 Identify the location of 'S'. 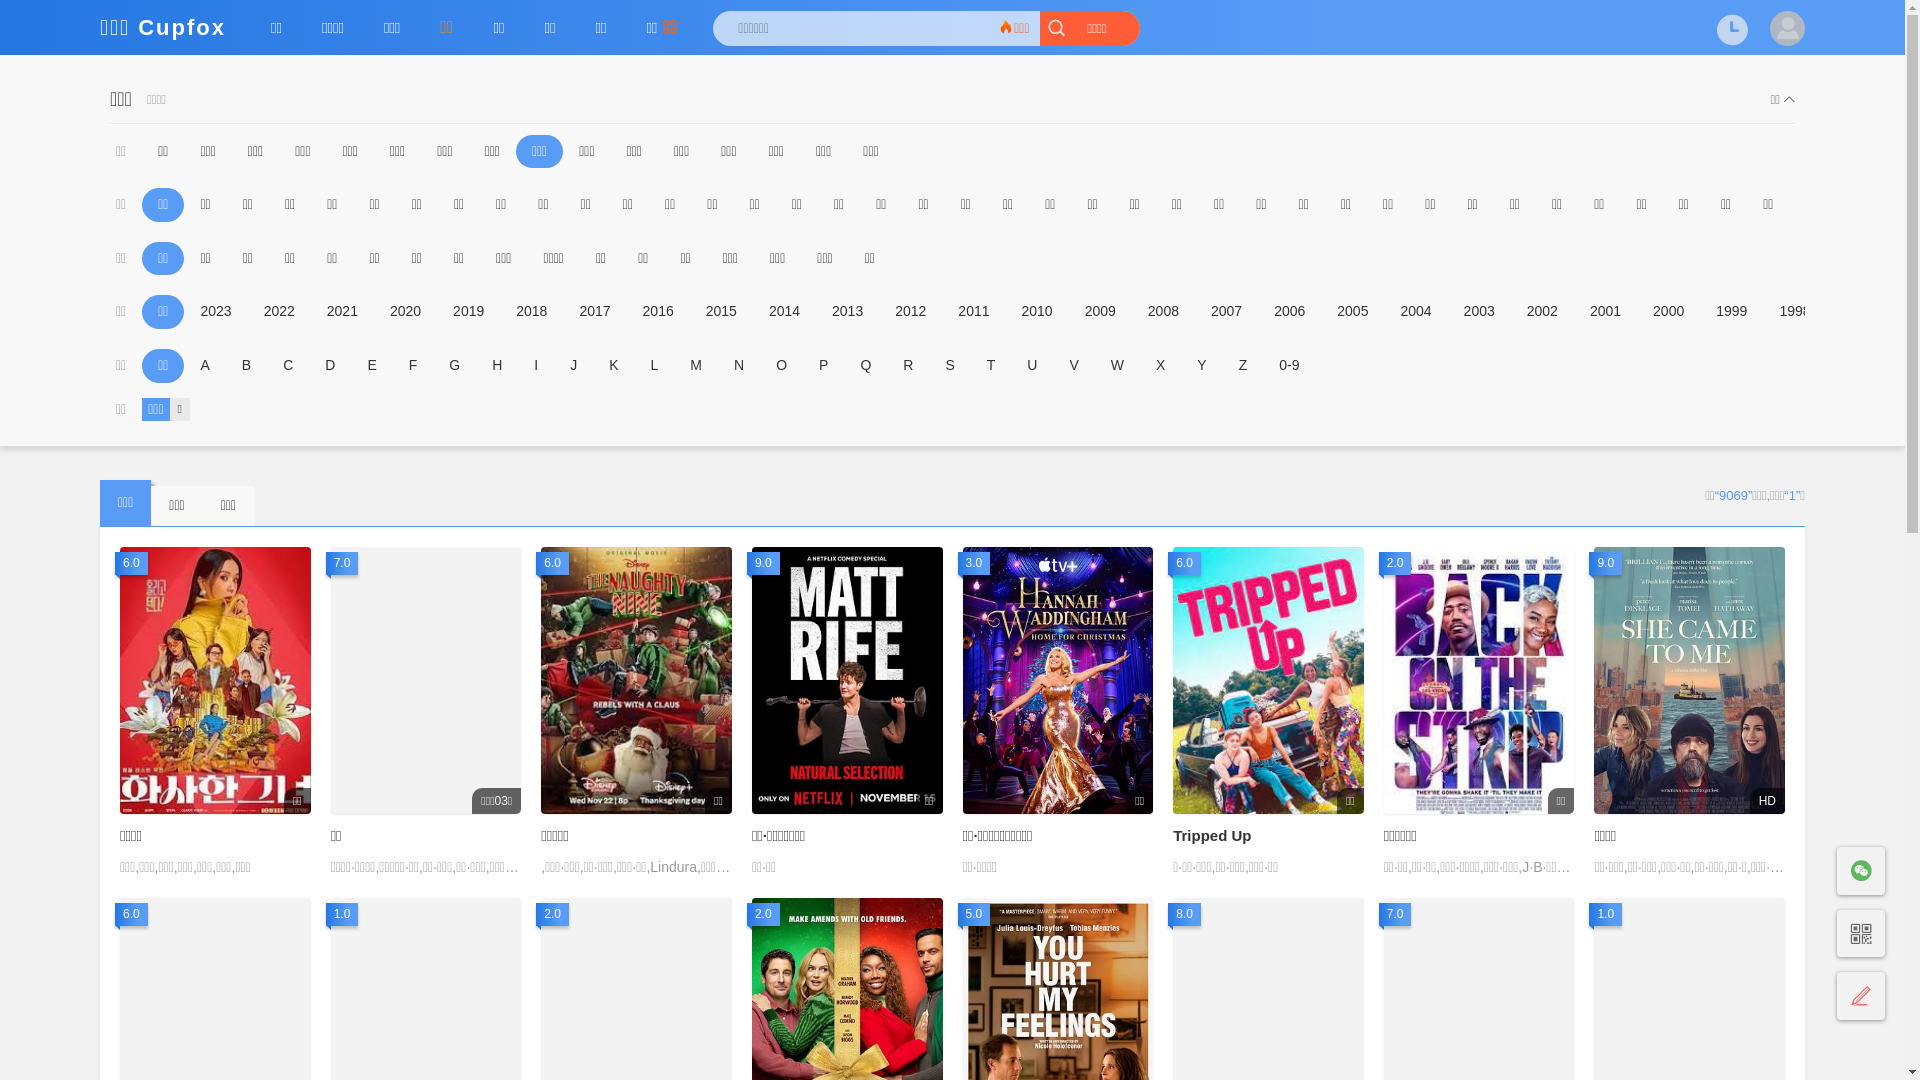
(948, 366).